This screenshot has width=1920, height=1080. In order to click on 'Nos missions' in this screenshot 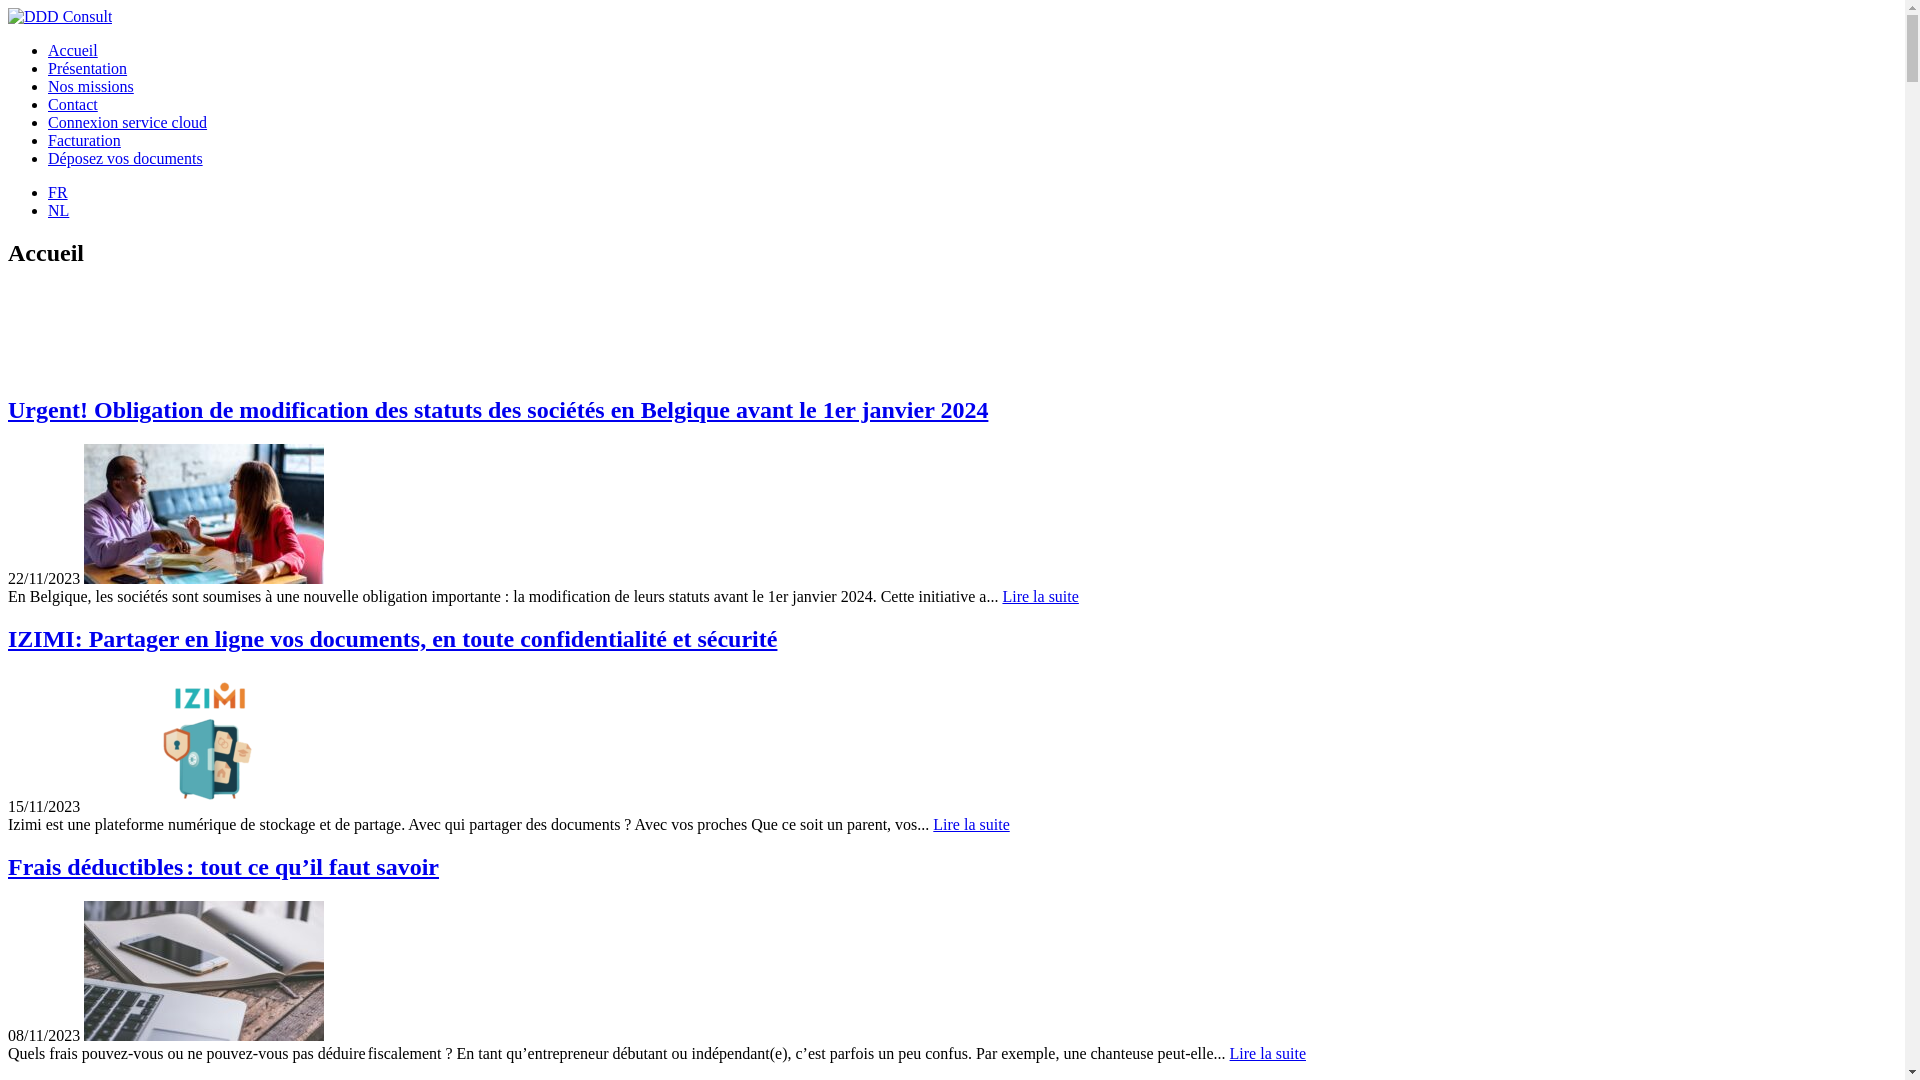, I will do `click(48, 85)`.